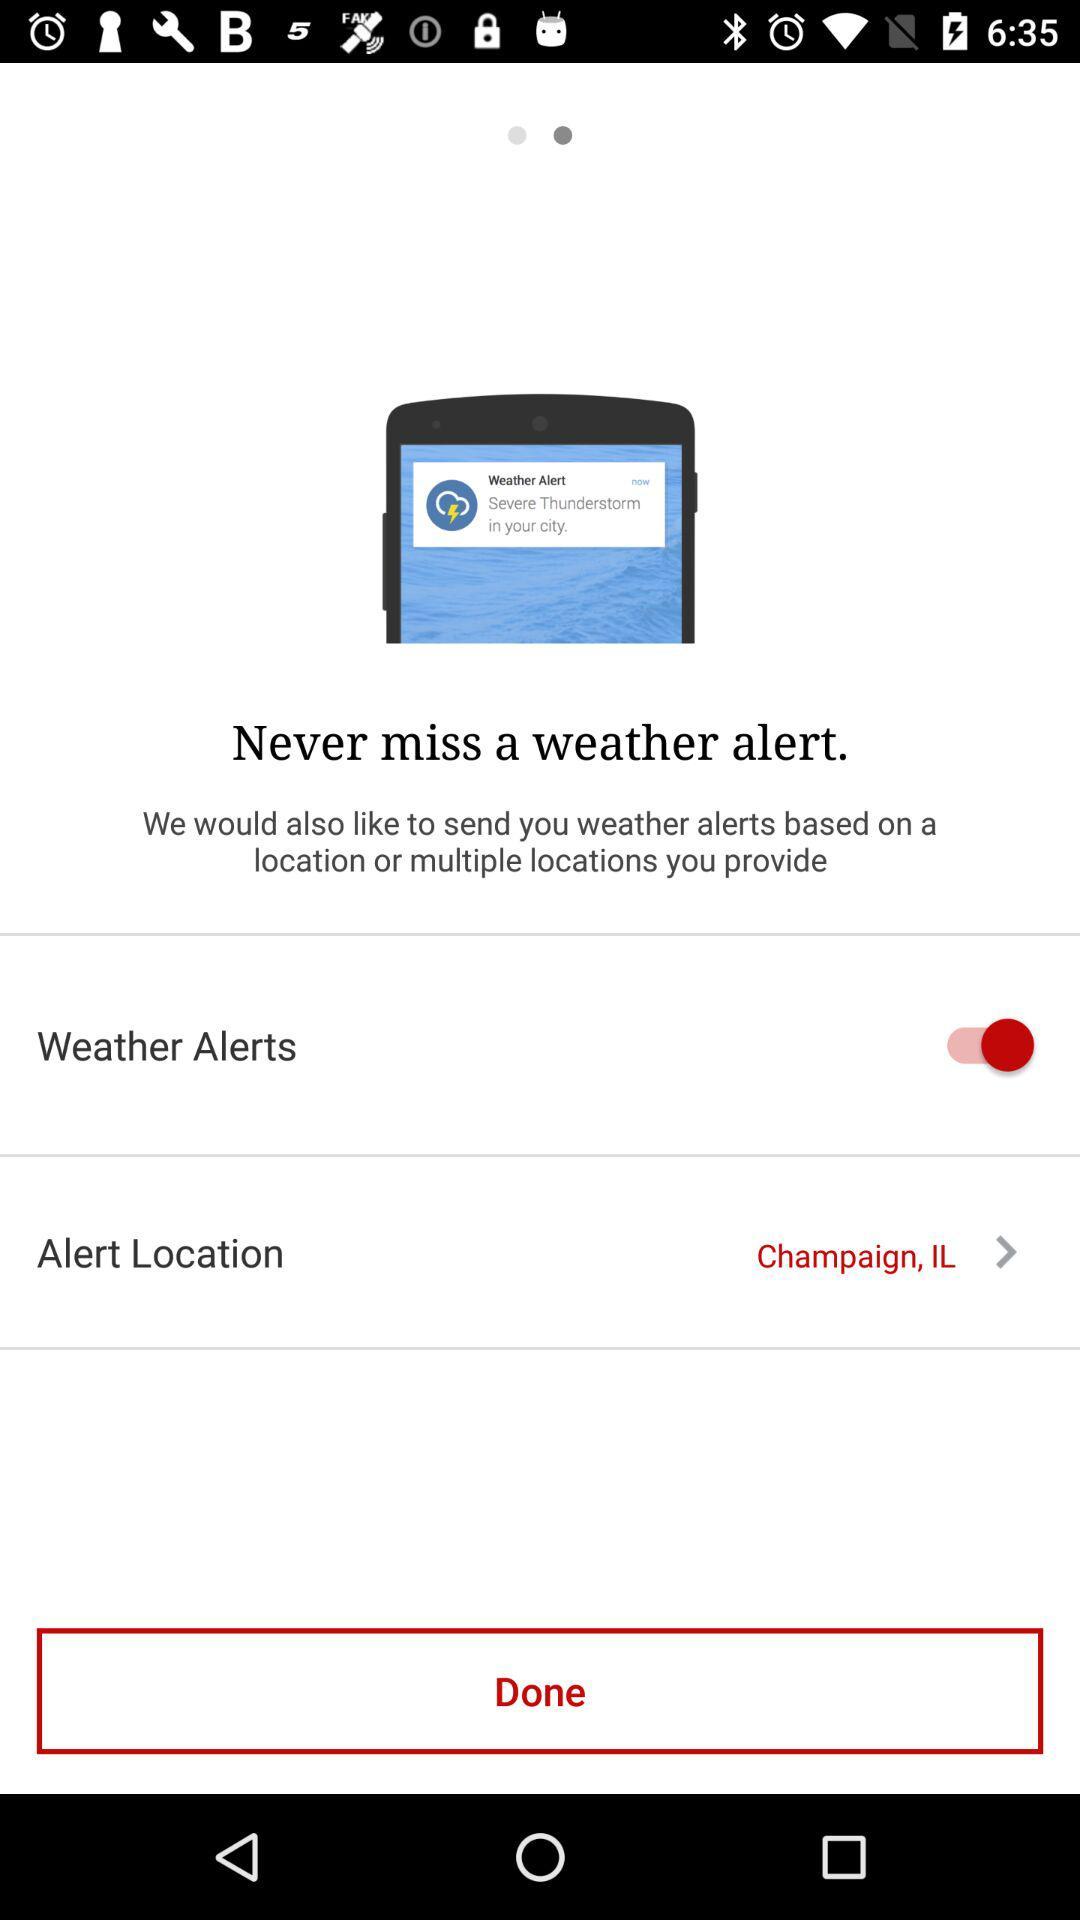 This screenshot has width=1080, height=1920. I want to click on champaign, il, so click(885, 1254).